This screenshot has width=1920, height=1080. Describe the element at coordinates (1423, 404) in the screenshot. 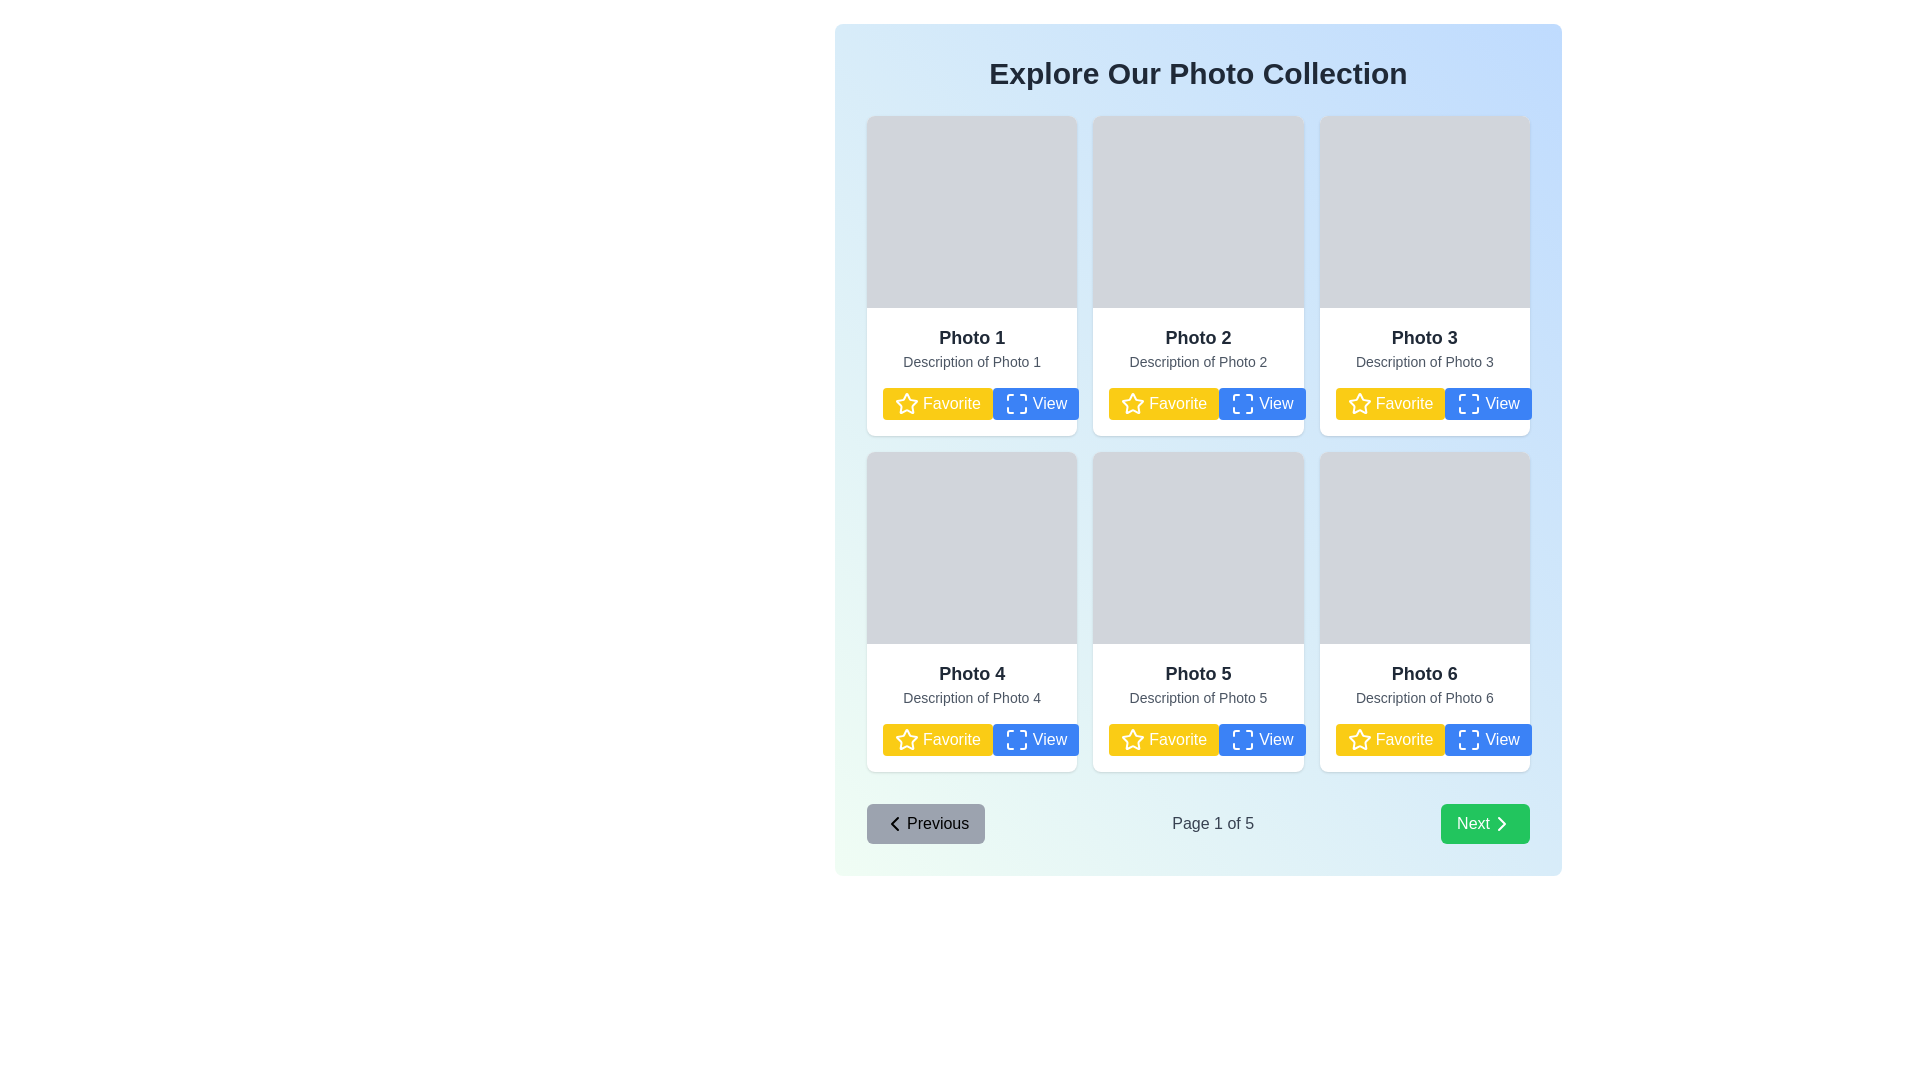

I see `the button with a yellow background and white star icon labeled 'Favorite' located in the lower section of the photo card 'Photo 3'` at that location.